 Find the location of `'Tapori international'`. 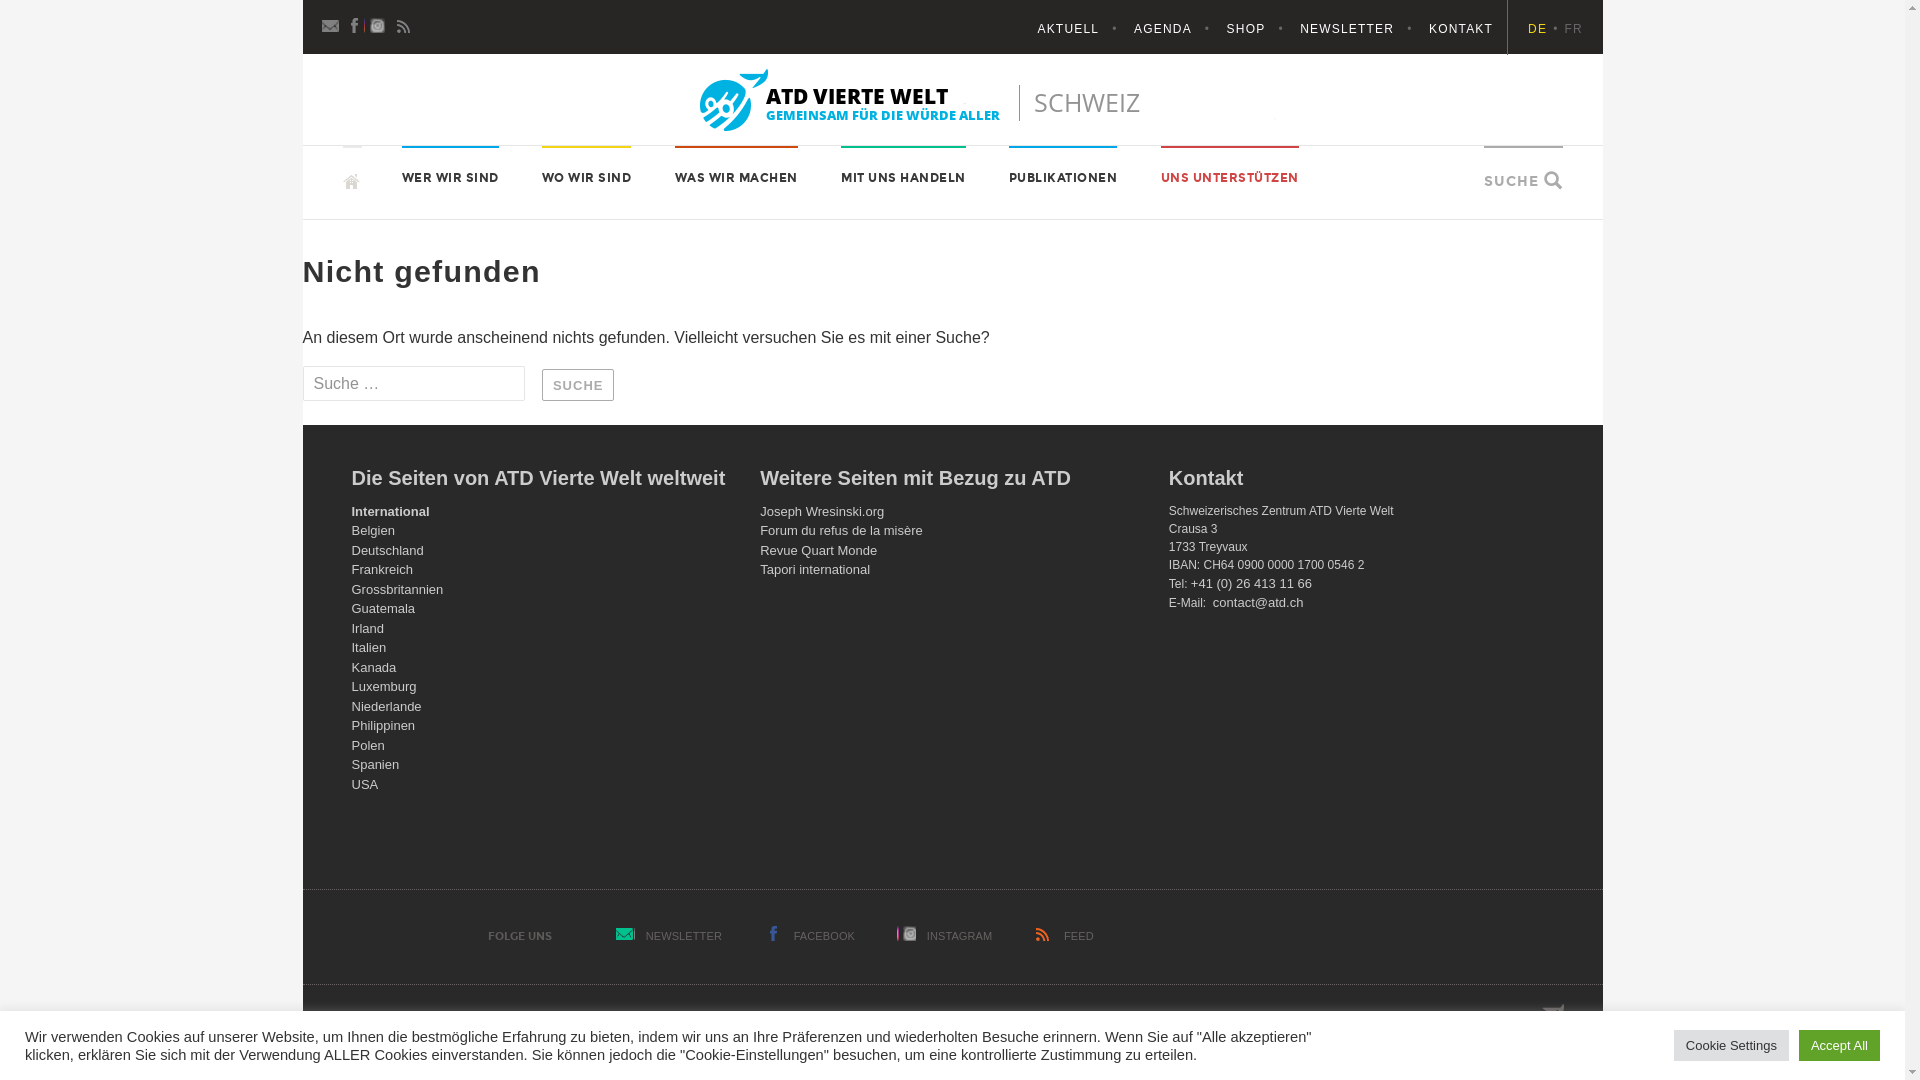

'Tapori international' is located at coordinates (815, 569).